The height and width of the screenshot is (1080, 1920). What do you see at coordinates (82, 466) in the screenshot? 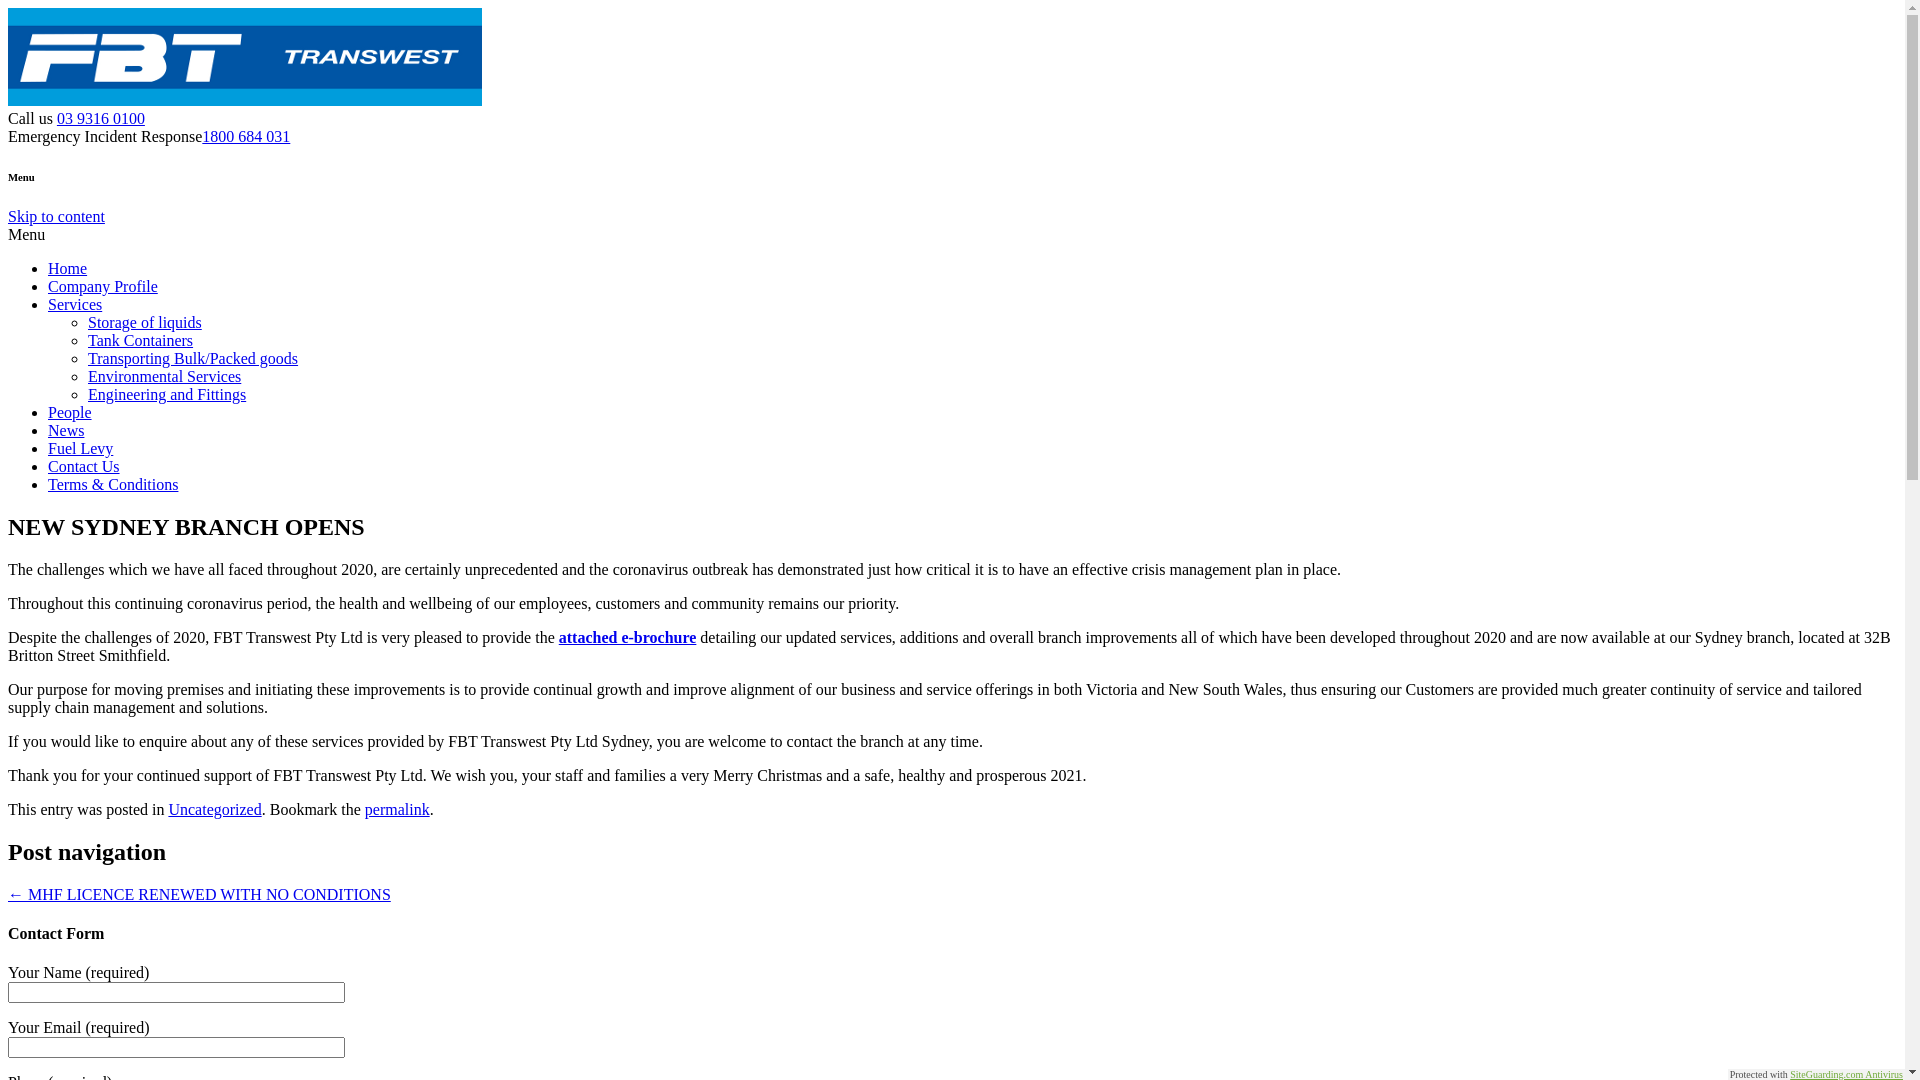
I see `'Contact Us'` at bounding box center [82, 466].